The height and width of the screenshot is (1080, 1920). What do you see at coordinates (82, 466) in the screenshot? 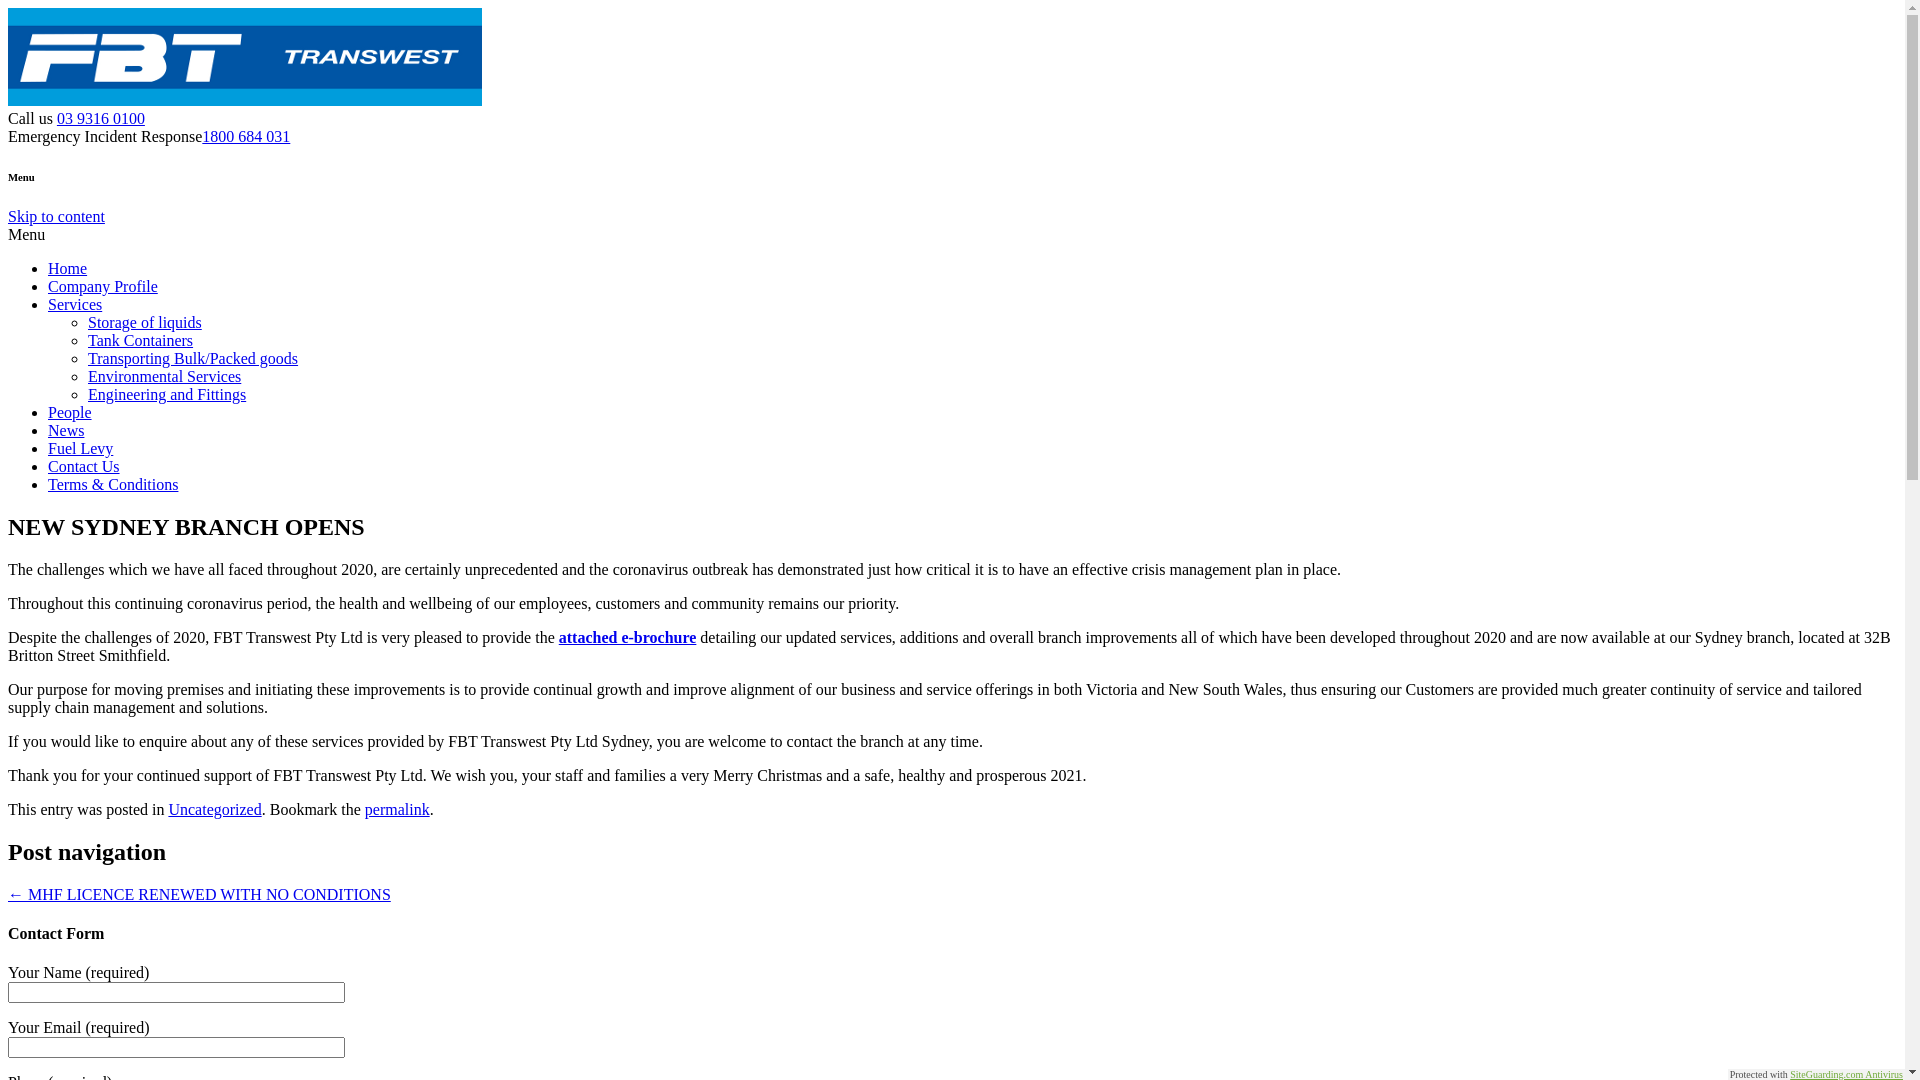
I see `'Contact Us'` at bounding box center [82, 466].